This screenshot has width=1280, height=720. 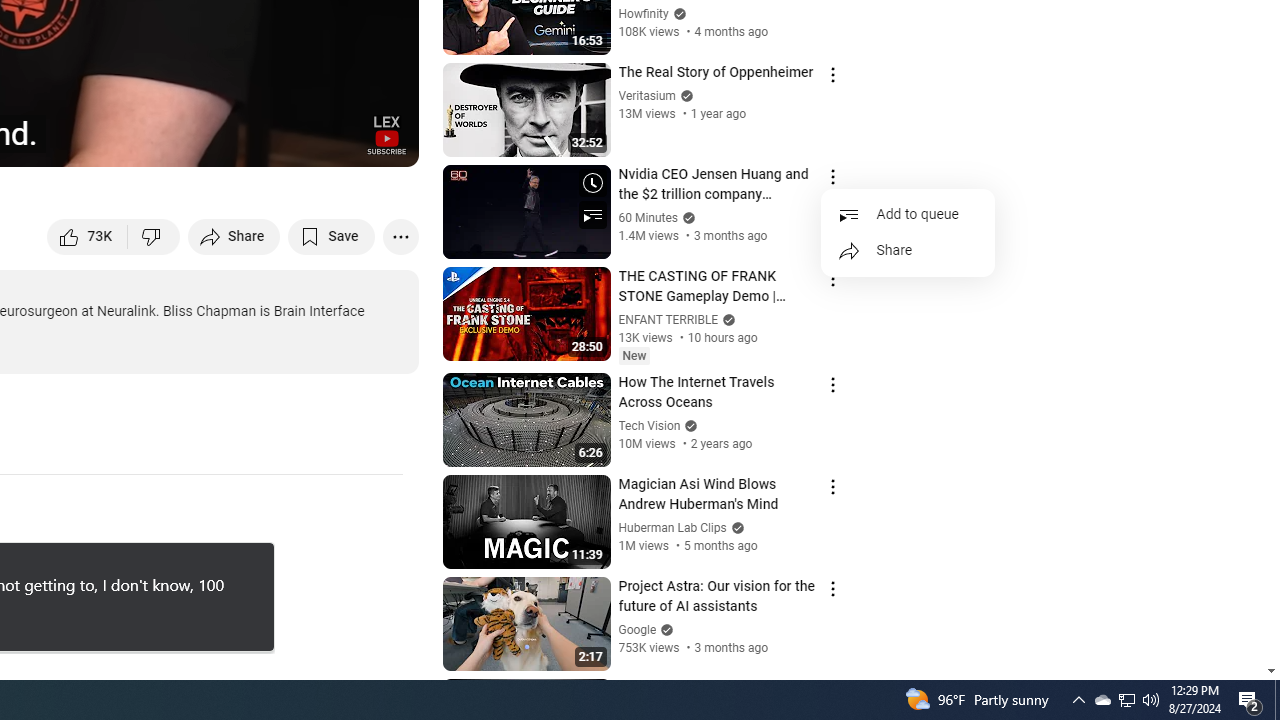 I want to click on 'Share', so click(x=907, y=250).